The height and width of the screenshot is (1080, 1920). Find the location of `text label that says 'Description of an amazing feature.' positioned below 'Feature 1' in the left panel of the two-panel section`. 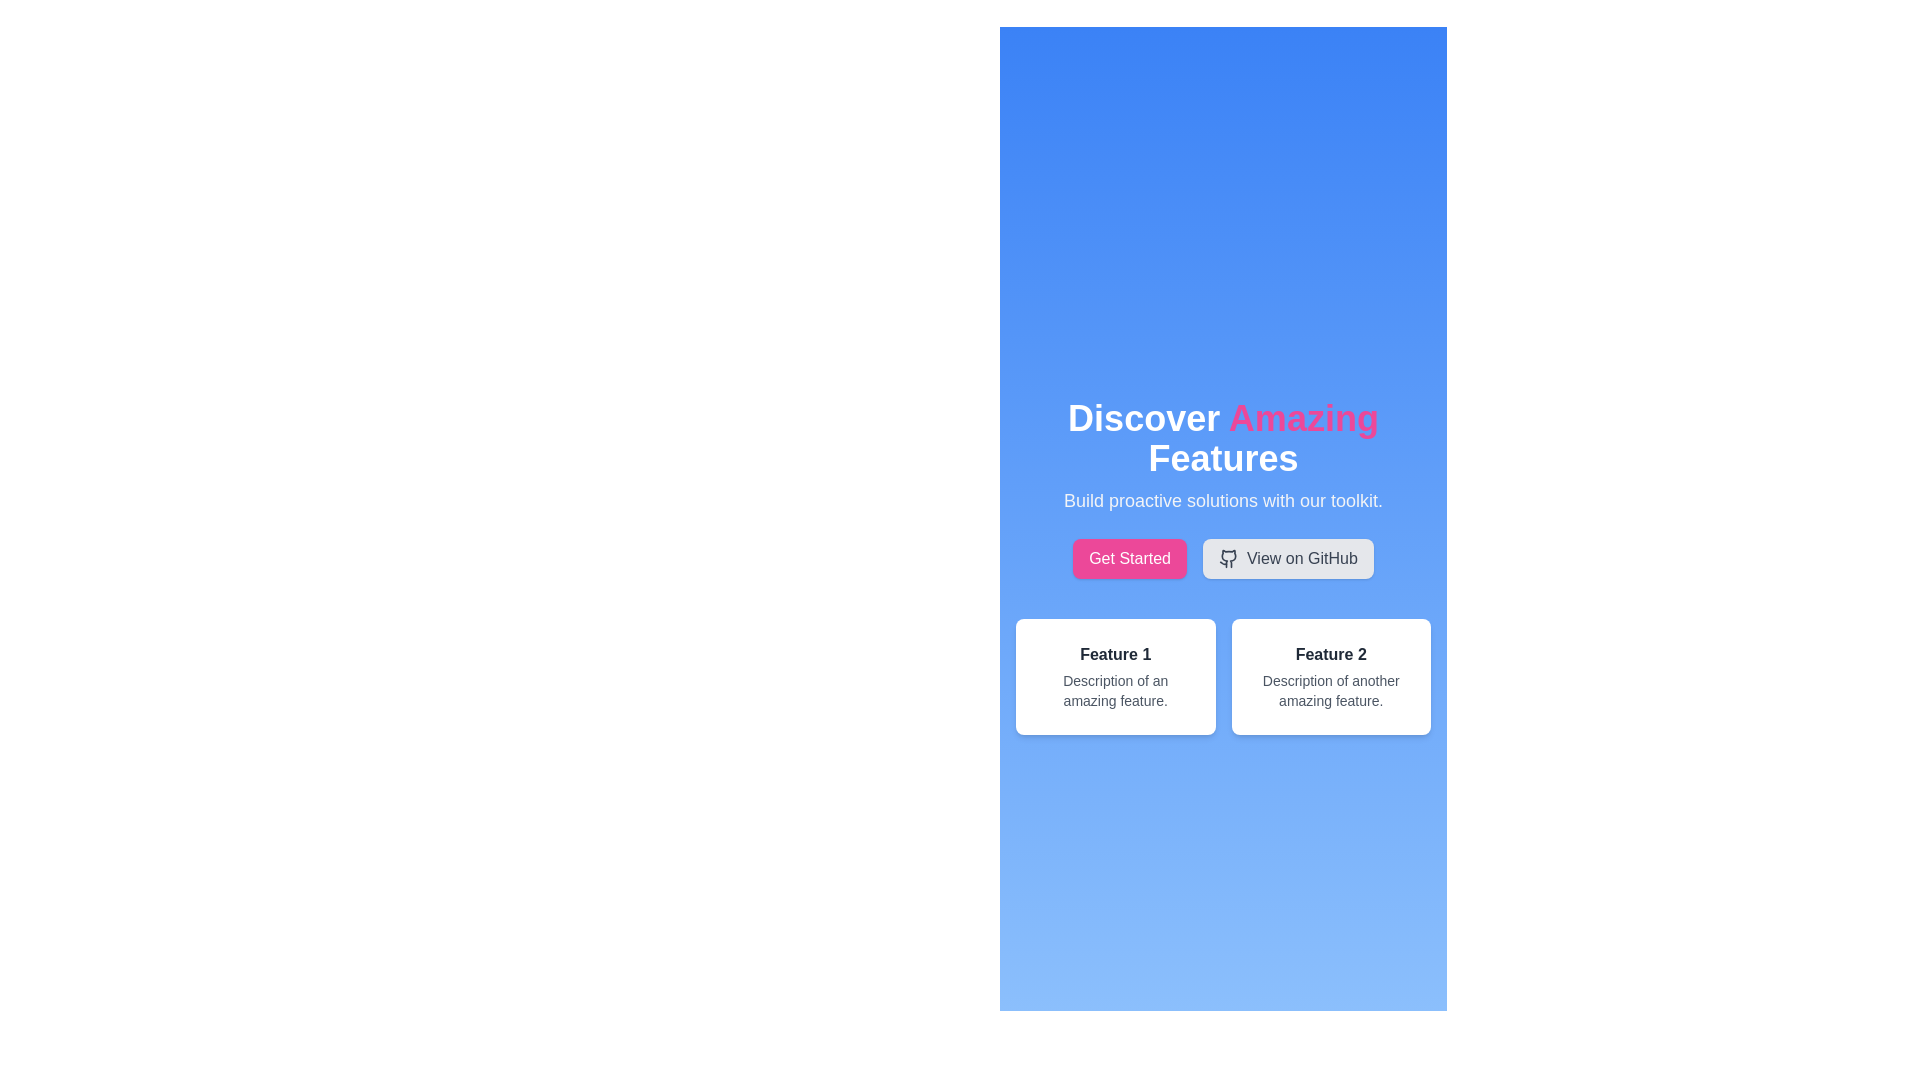

text label that says 'Description of an amazing feature.' positioned below 'Feature 1' in the left panel of the two-panel section is located at coordinates (1114, 689).